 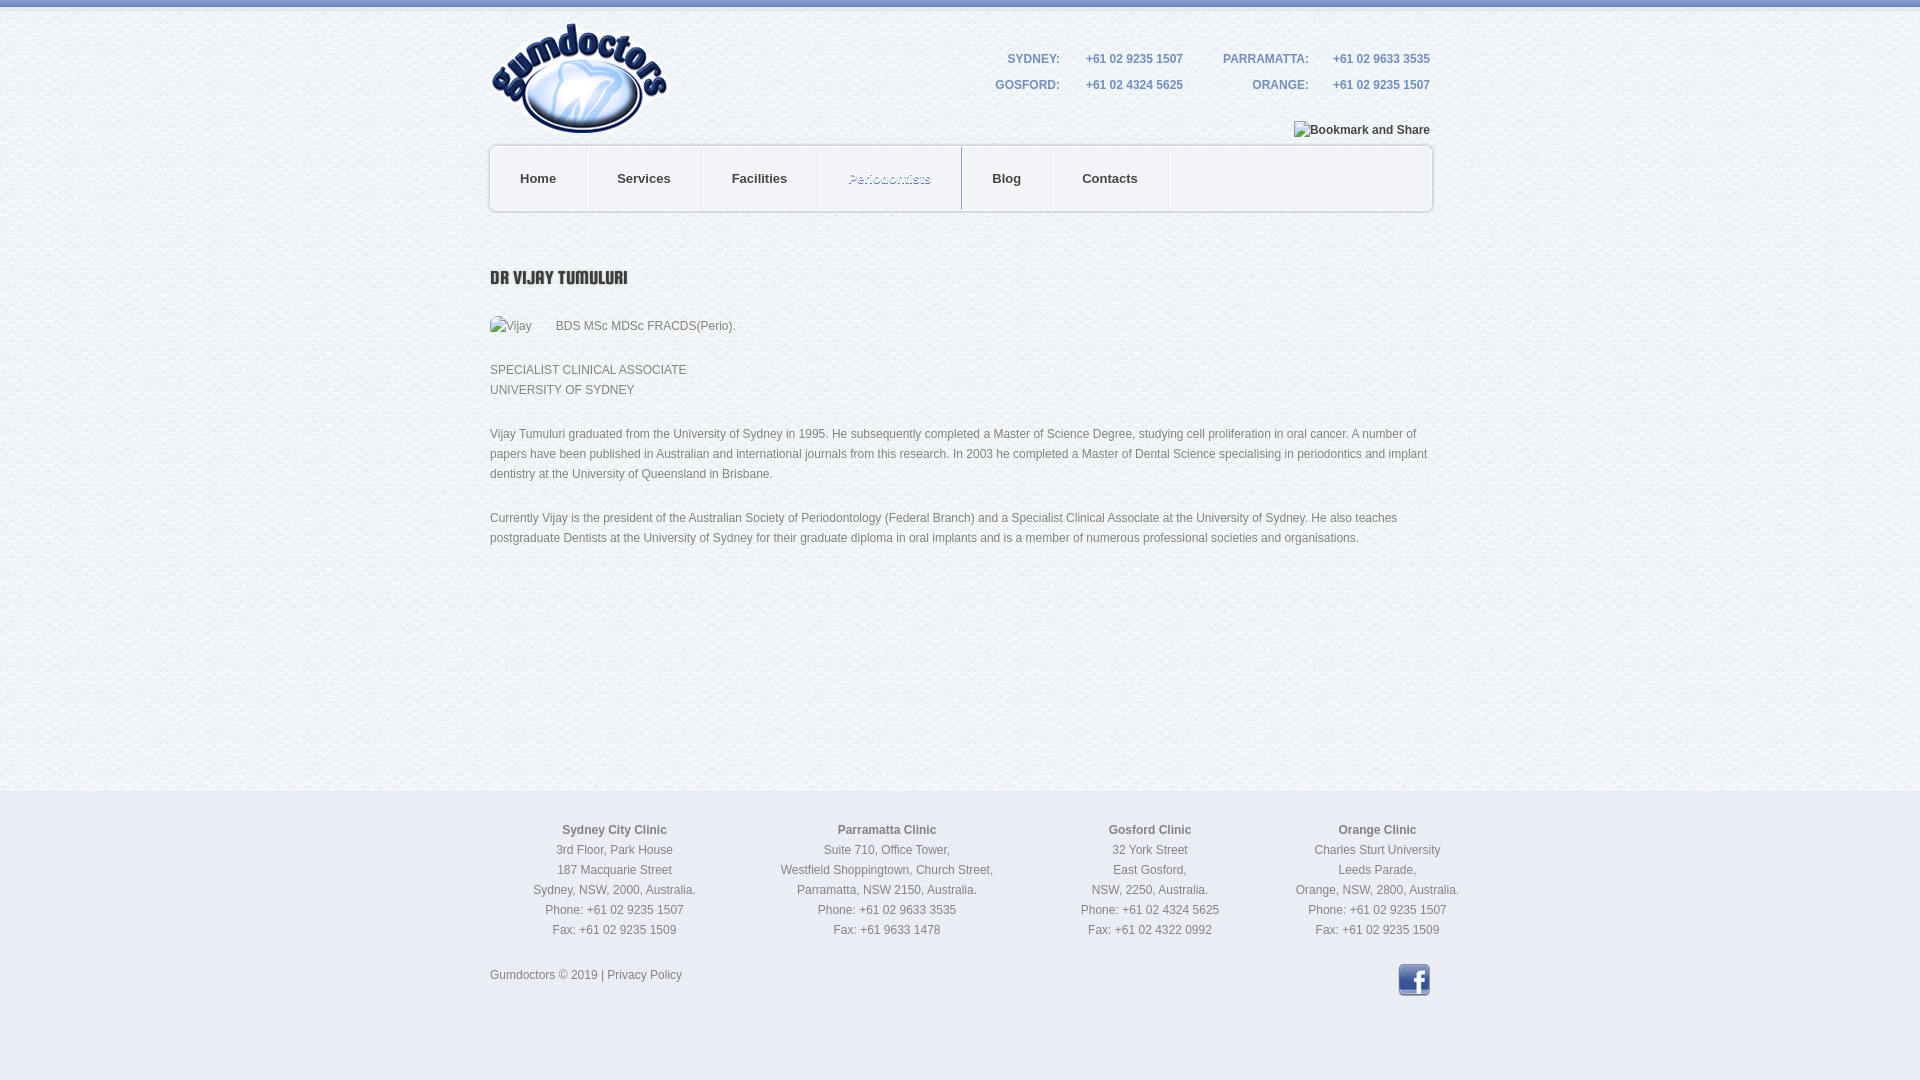 What do you see at coordinates (963, 177) in the screenshot?
I see `'Blog'` at bounding box center [963, 177].